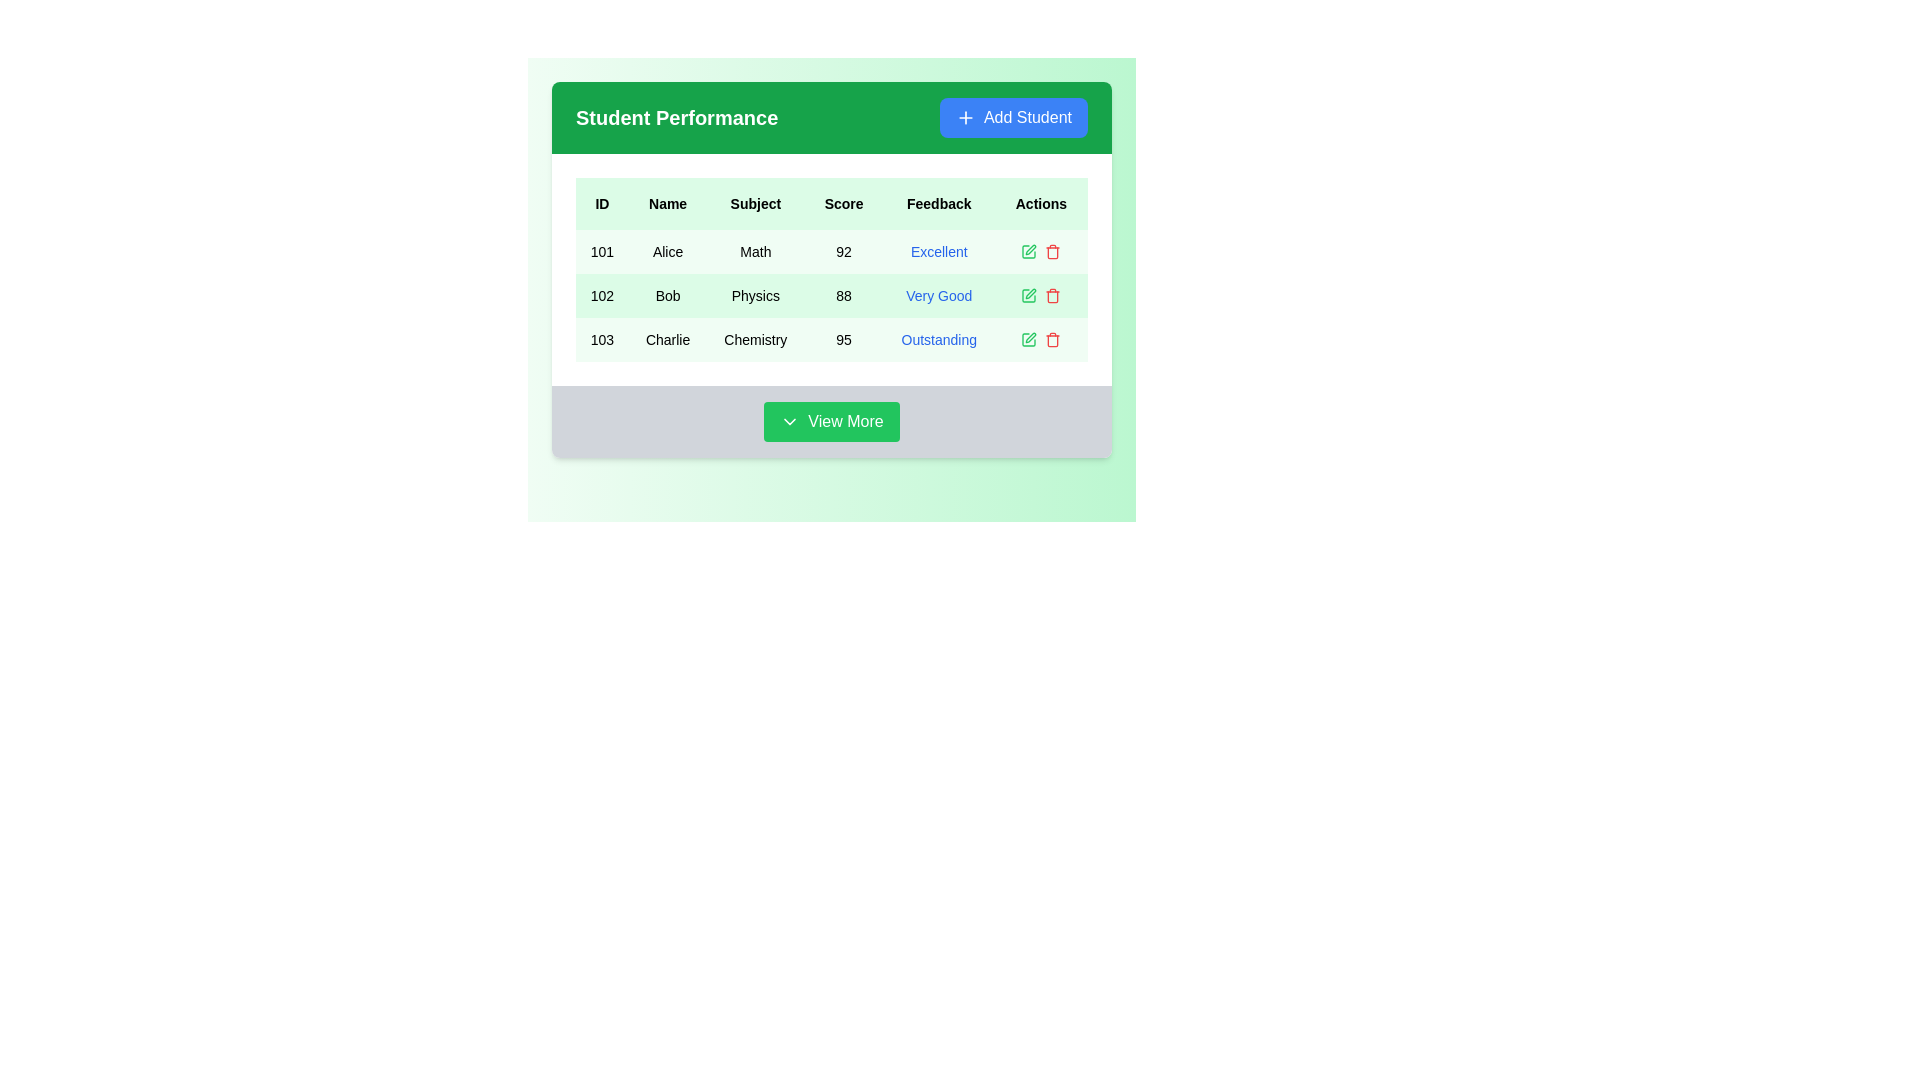  I want to click on the Table cell representing the score achieved by Alice in the 'Student Performance' section, located in the fourth column of the first row, so click(831, 270).